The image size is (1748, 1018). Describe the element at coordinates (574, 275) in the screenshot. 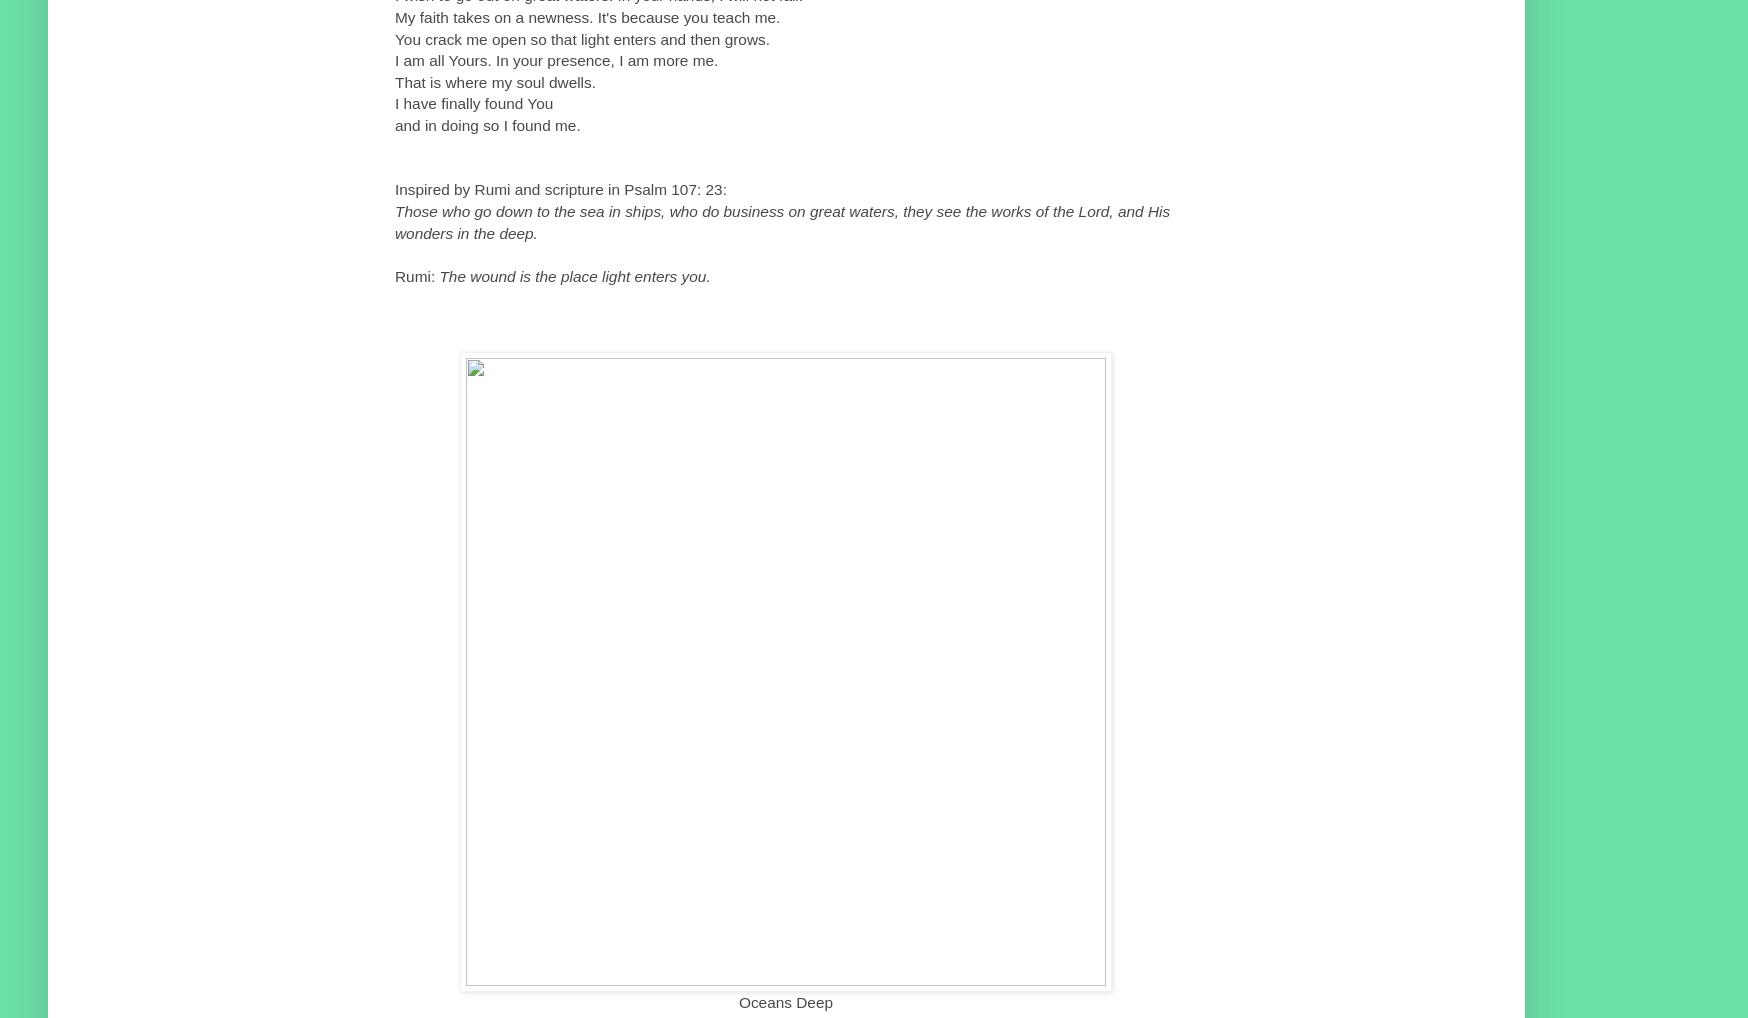

I see `'The wound is the place light enters you.'` at that location.